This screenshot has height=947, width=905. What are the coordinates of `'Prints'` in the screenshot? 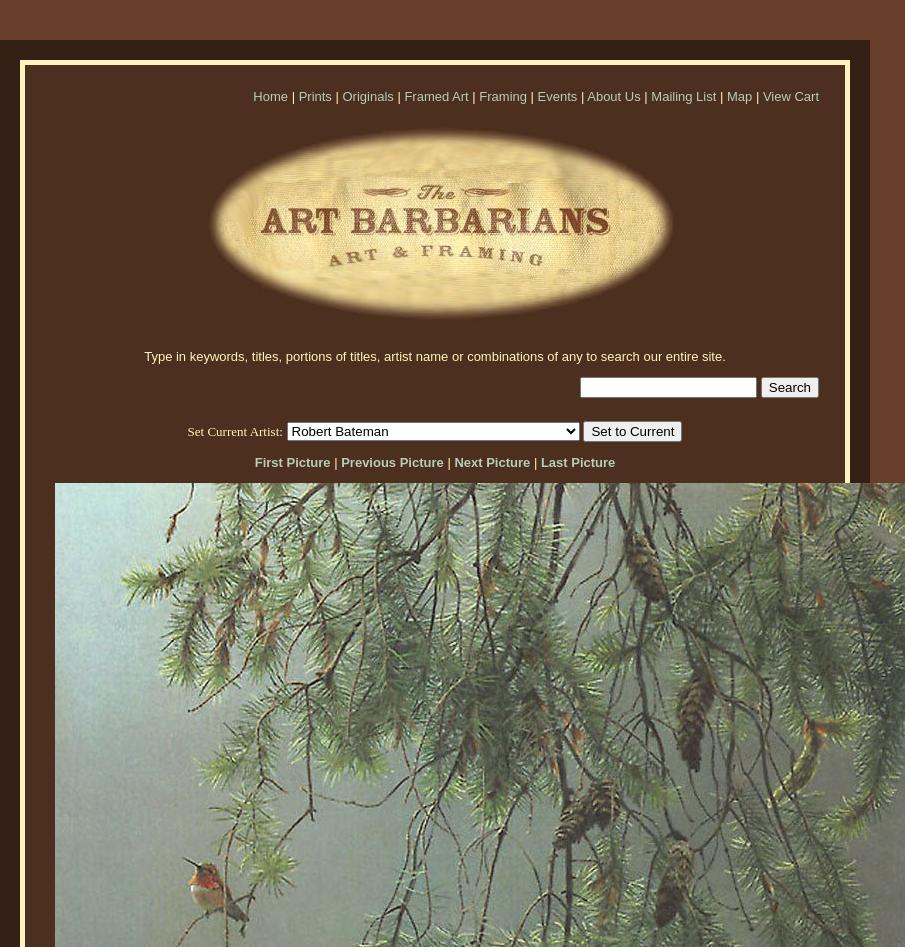 It's located at (313, 95).